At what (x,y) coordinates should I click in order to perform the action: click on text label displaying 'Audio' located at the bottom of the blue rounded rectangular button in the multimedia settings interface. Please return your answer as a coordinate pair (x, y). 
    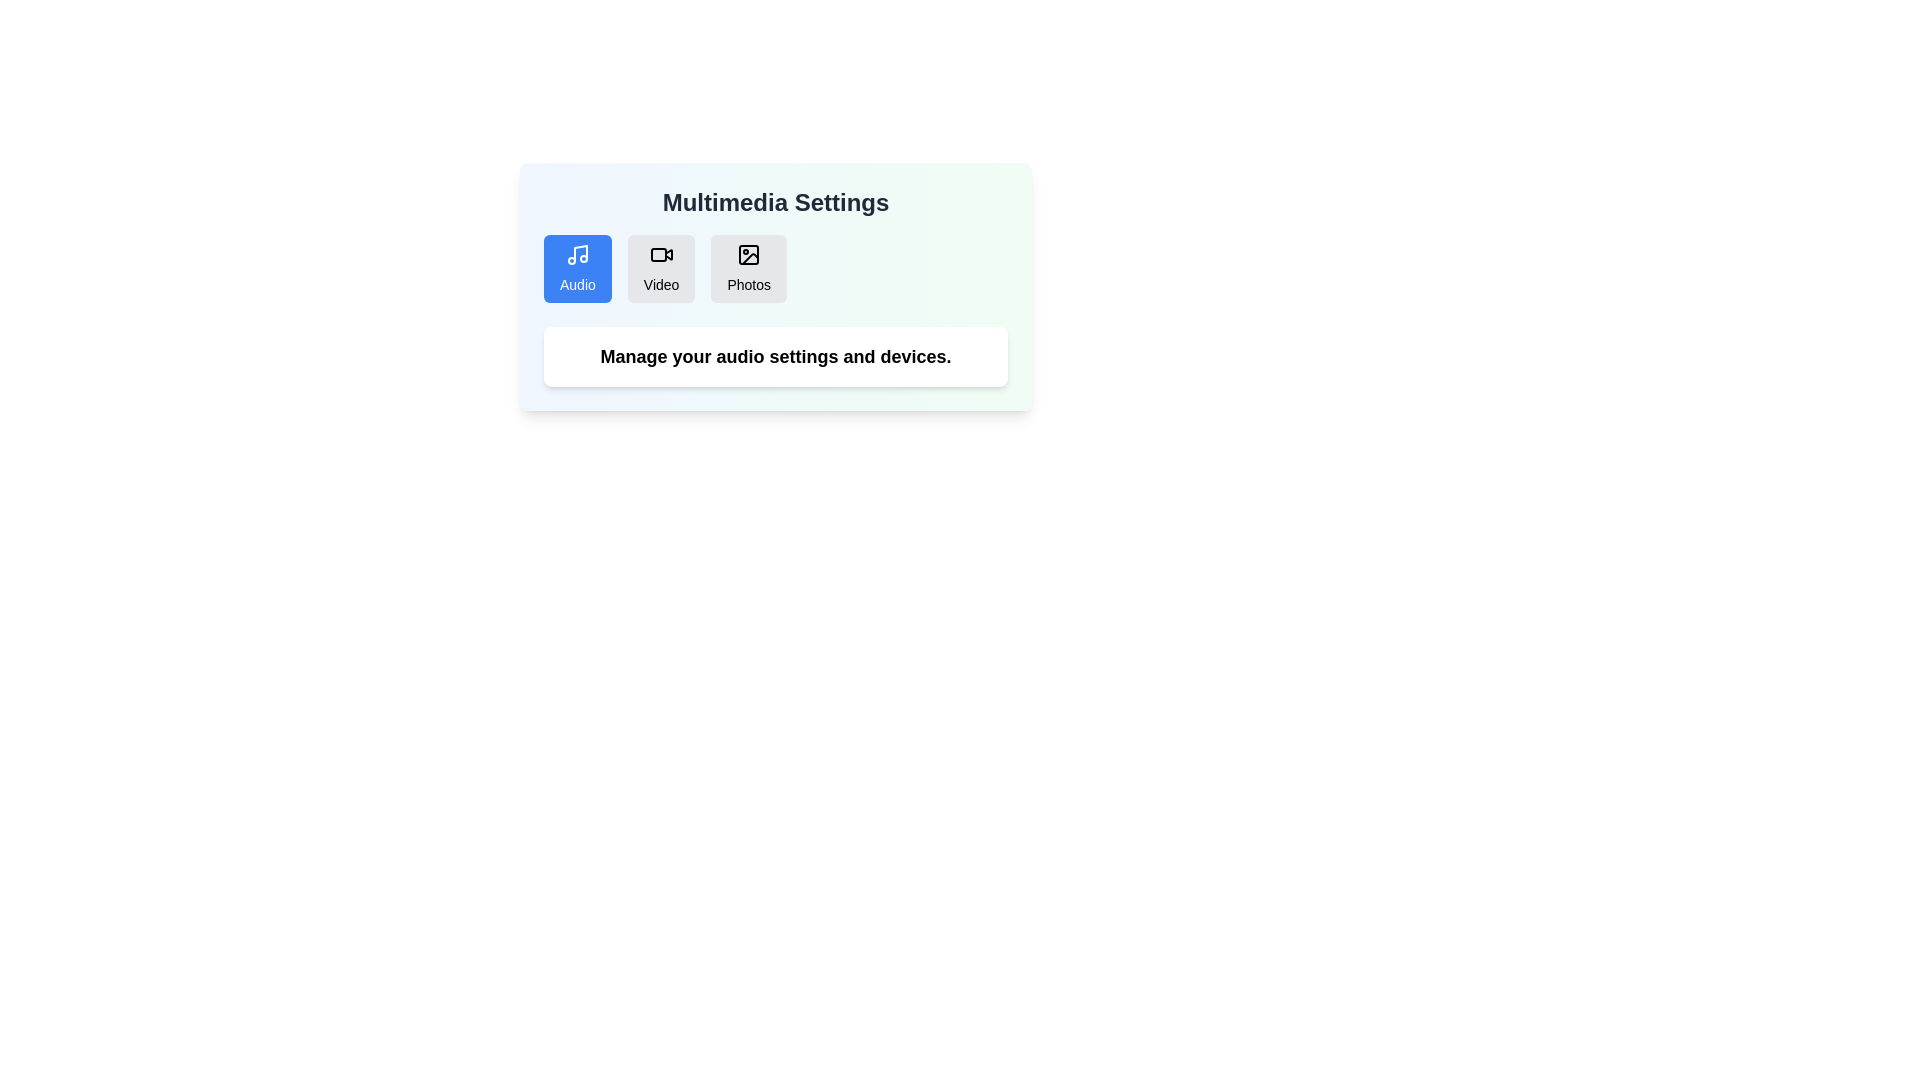
    Looking at the image, I should click on (576, 285).